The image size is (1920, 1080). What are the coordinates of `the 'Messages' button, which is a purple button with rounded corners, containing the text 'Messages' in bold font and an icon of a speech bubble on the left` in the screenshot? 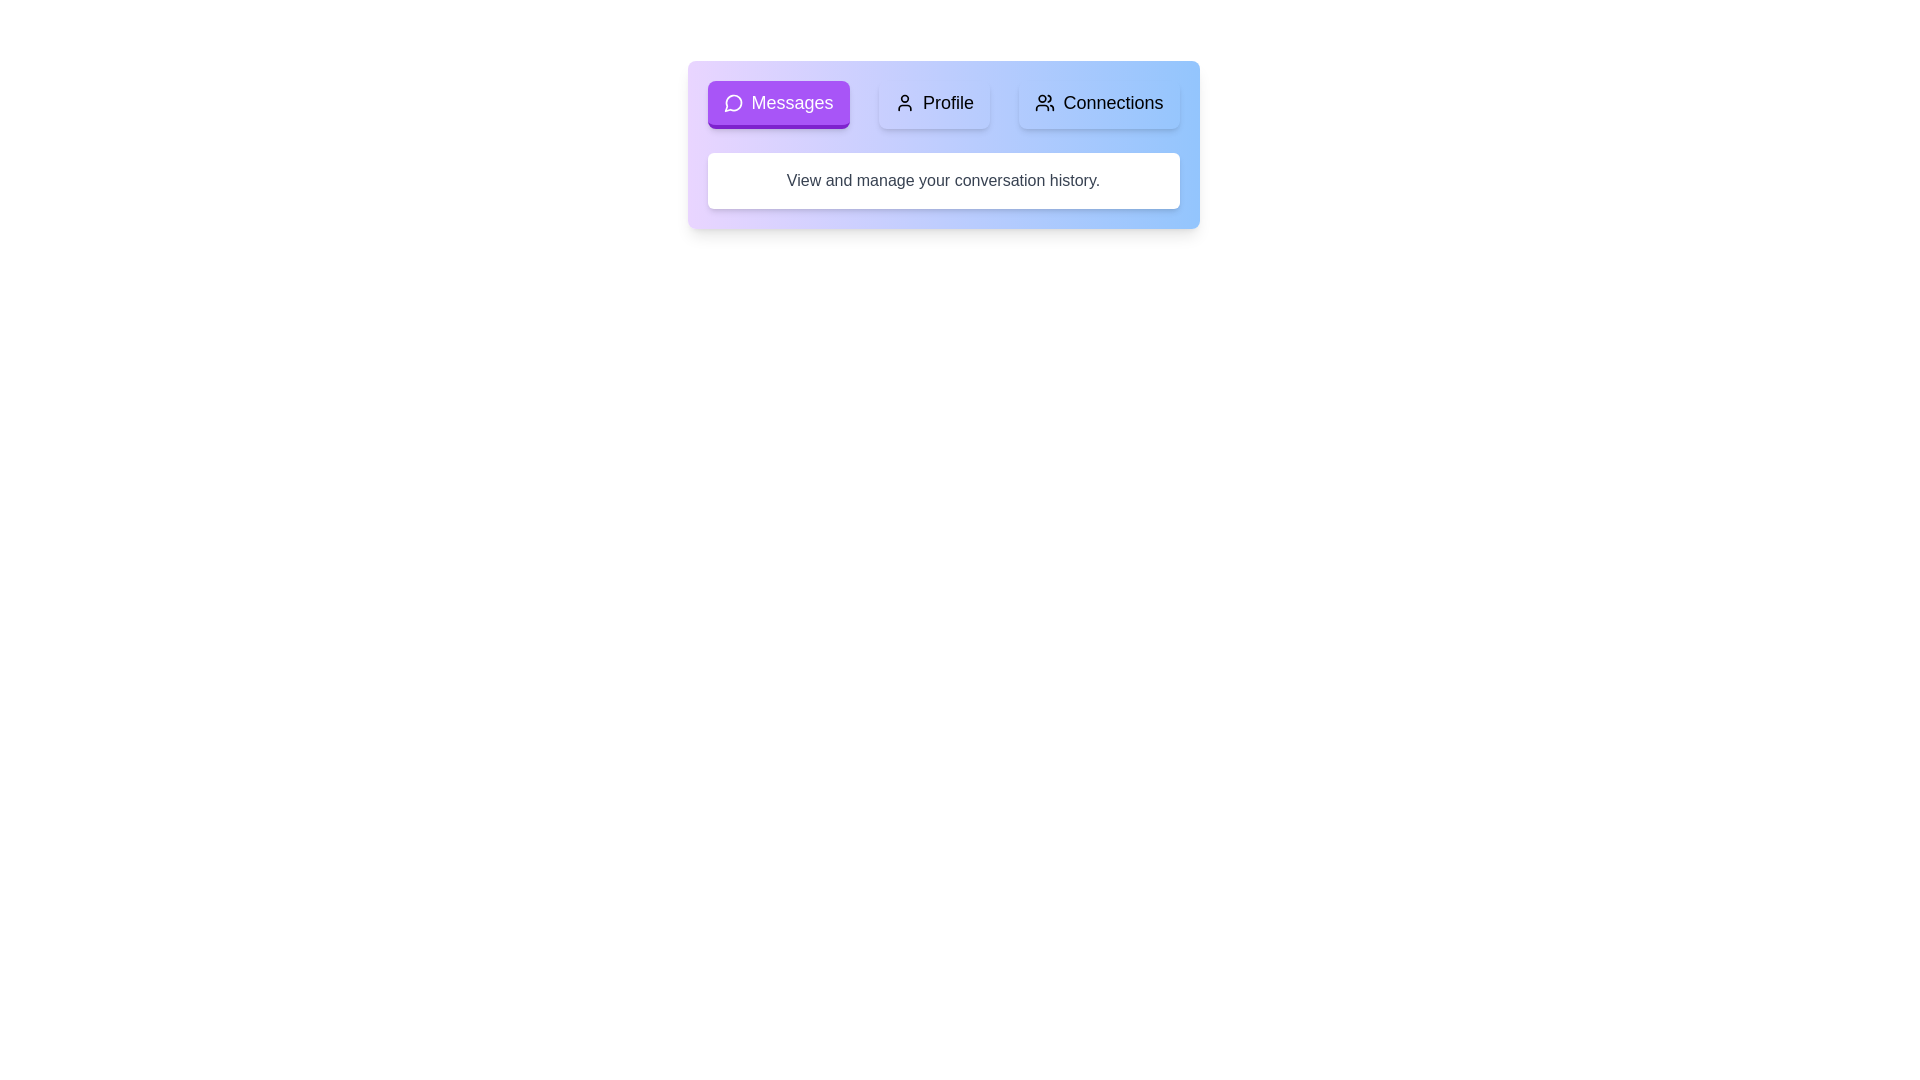 It's located at (791, 103).